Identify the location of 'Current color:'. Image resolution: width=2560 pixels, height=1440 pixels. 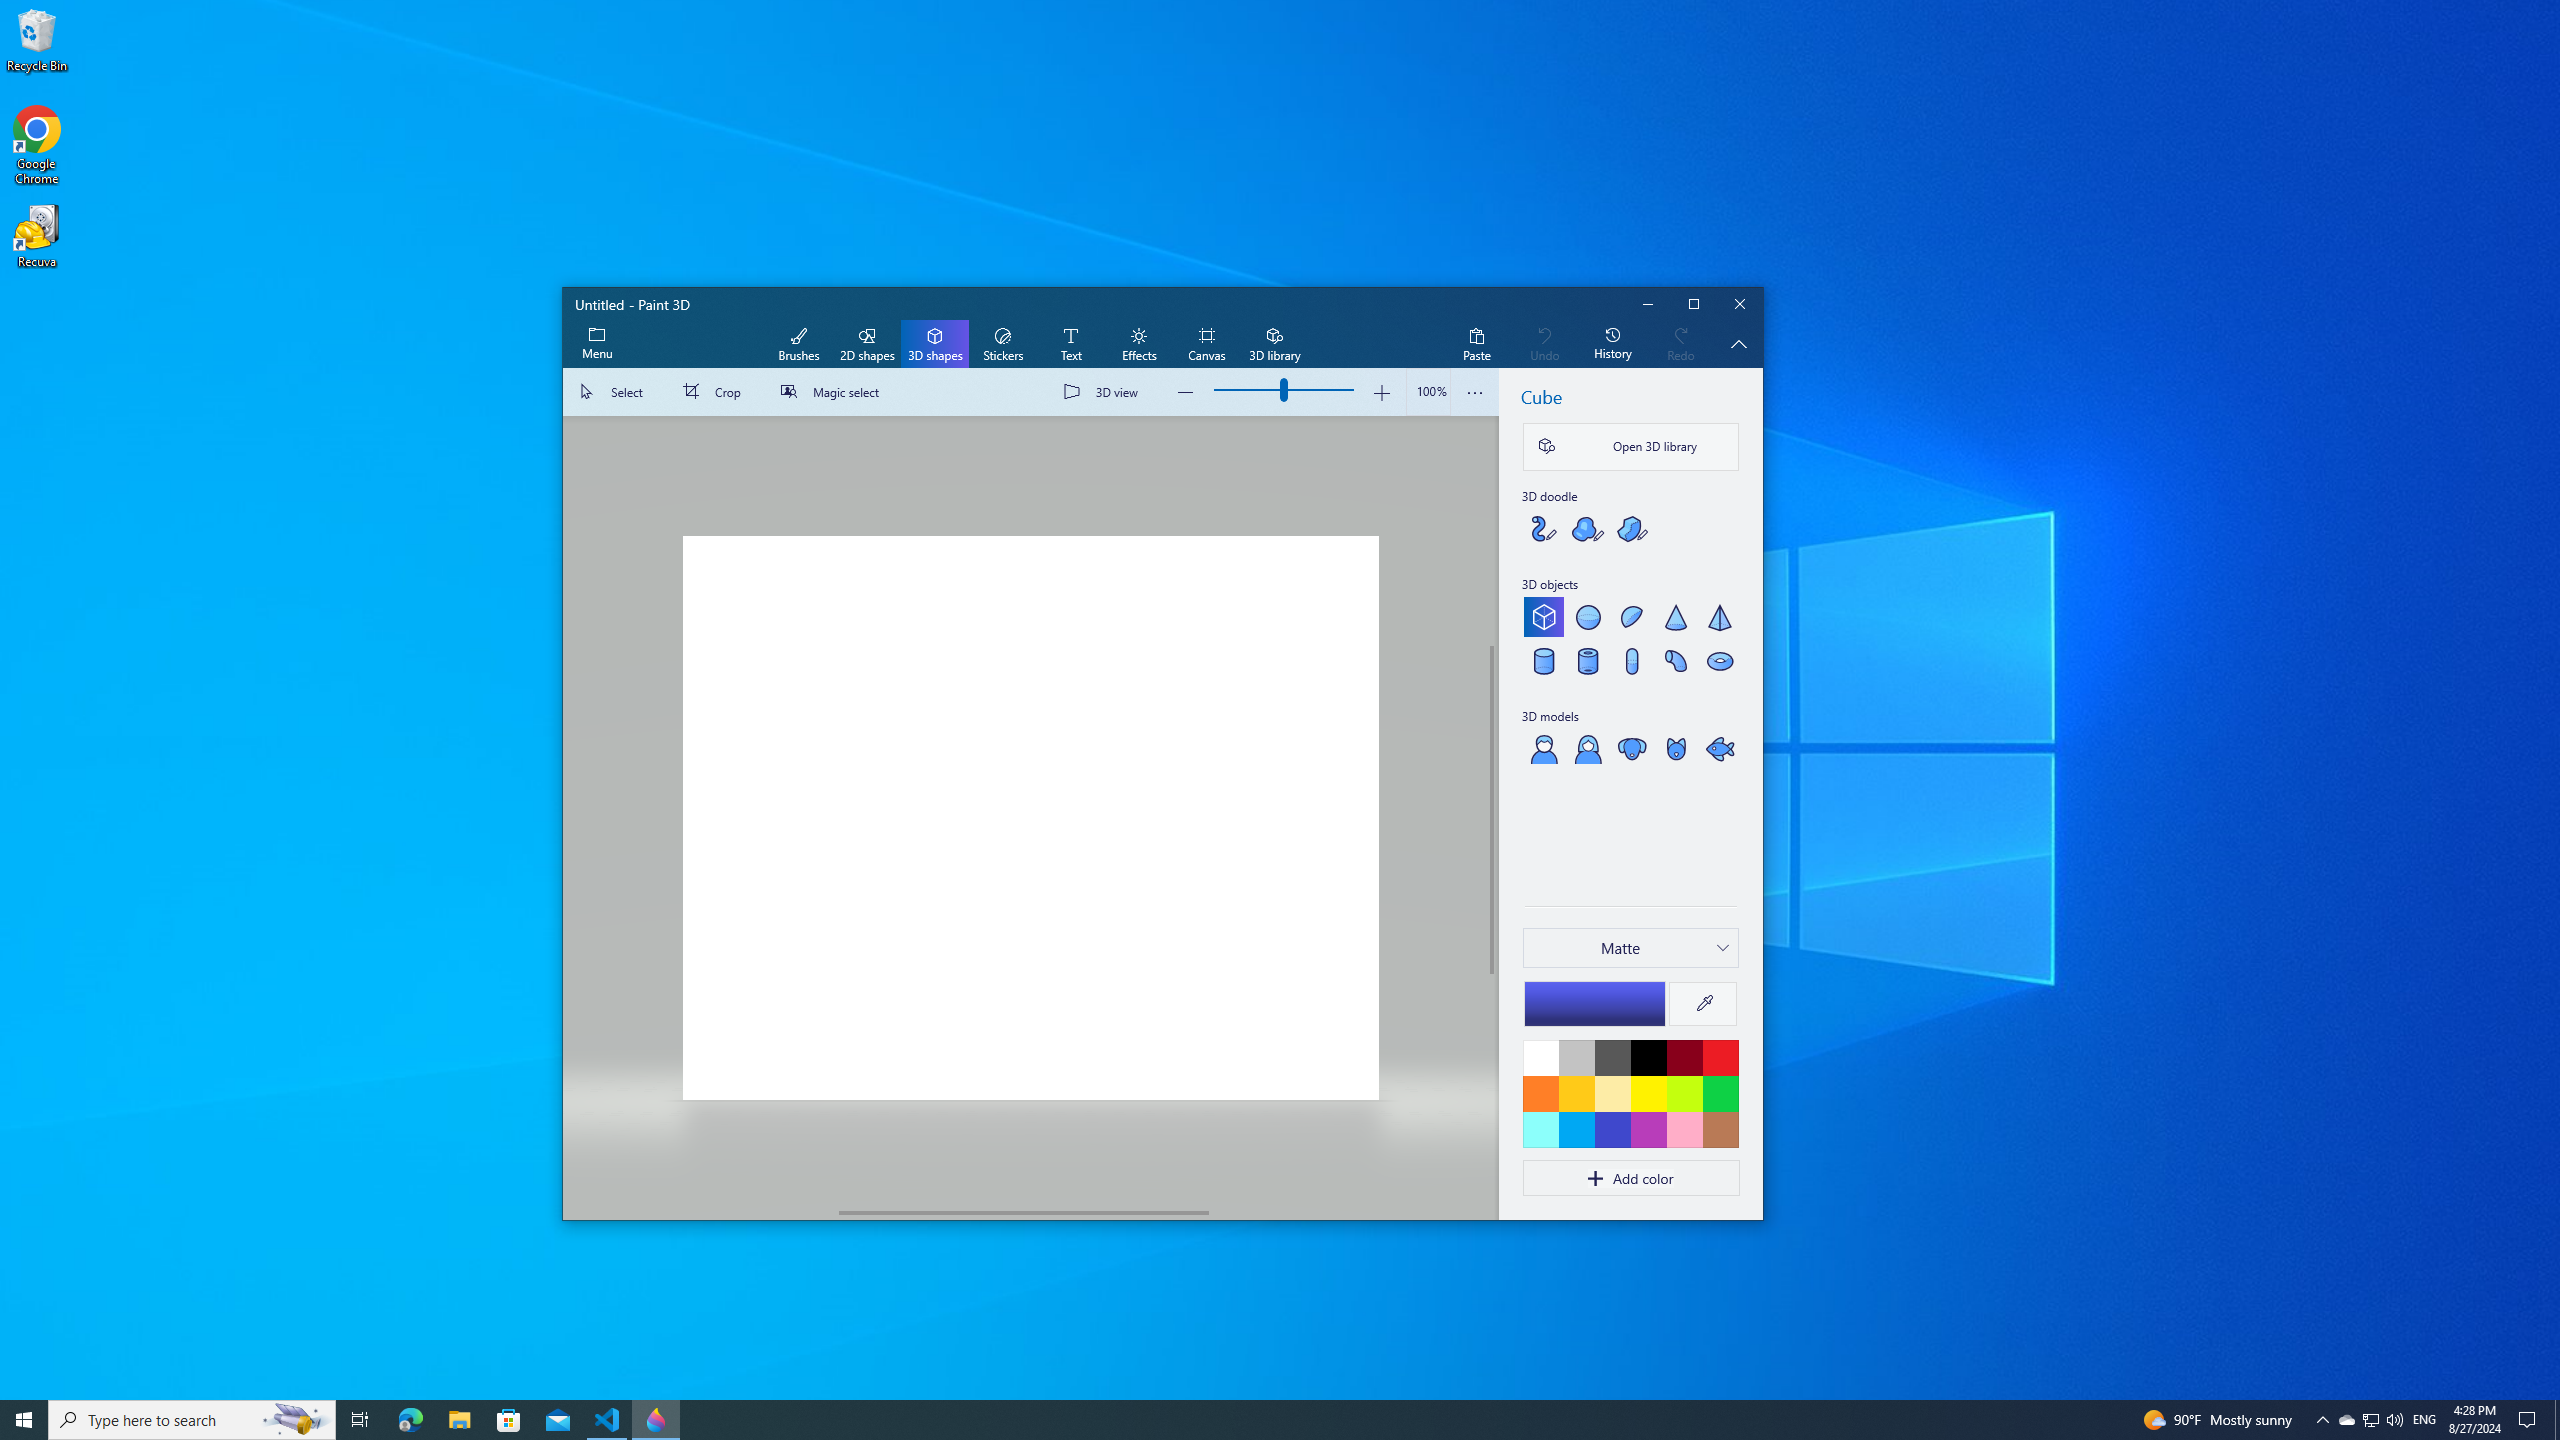
(1593, 1003).